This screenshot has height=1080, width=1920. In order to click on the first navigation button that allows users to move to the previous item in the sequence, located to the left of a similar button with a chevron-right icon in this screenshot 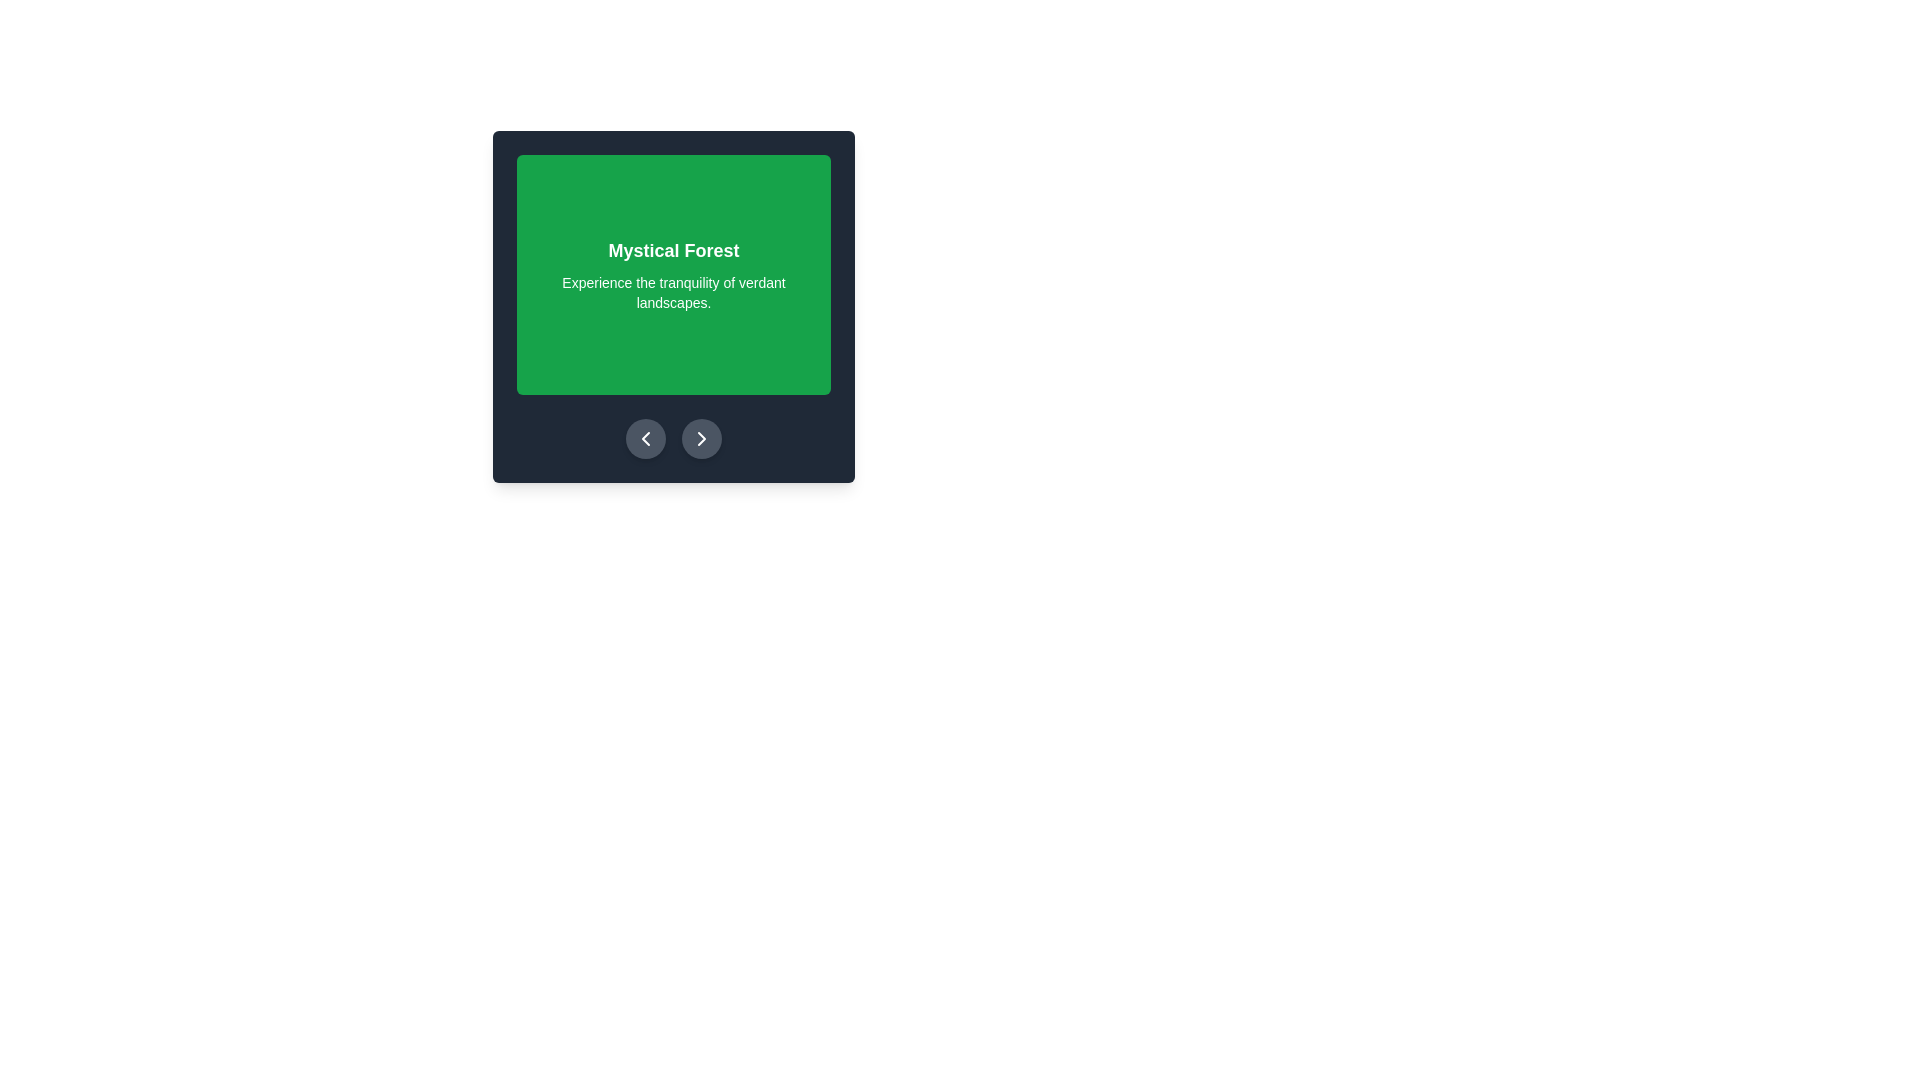, I will do `click(646, 438)`.